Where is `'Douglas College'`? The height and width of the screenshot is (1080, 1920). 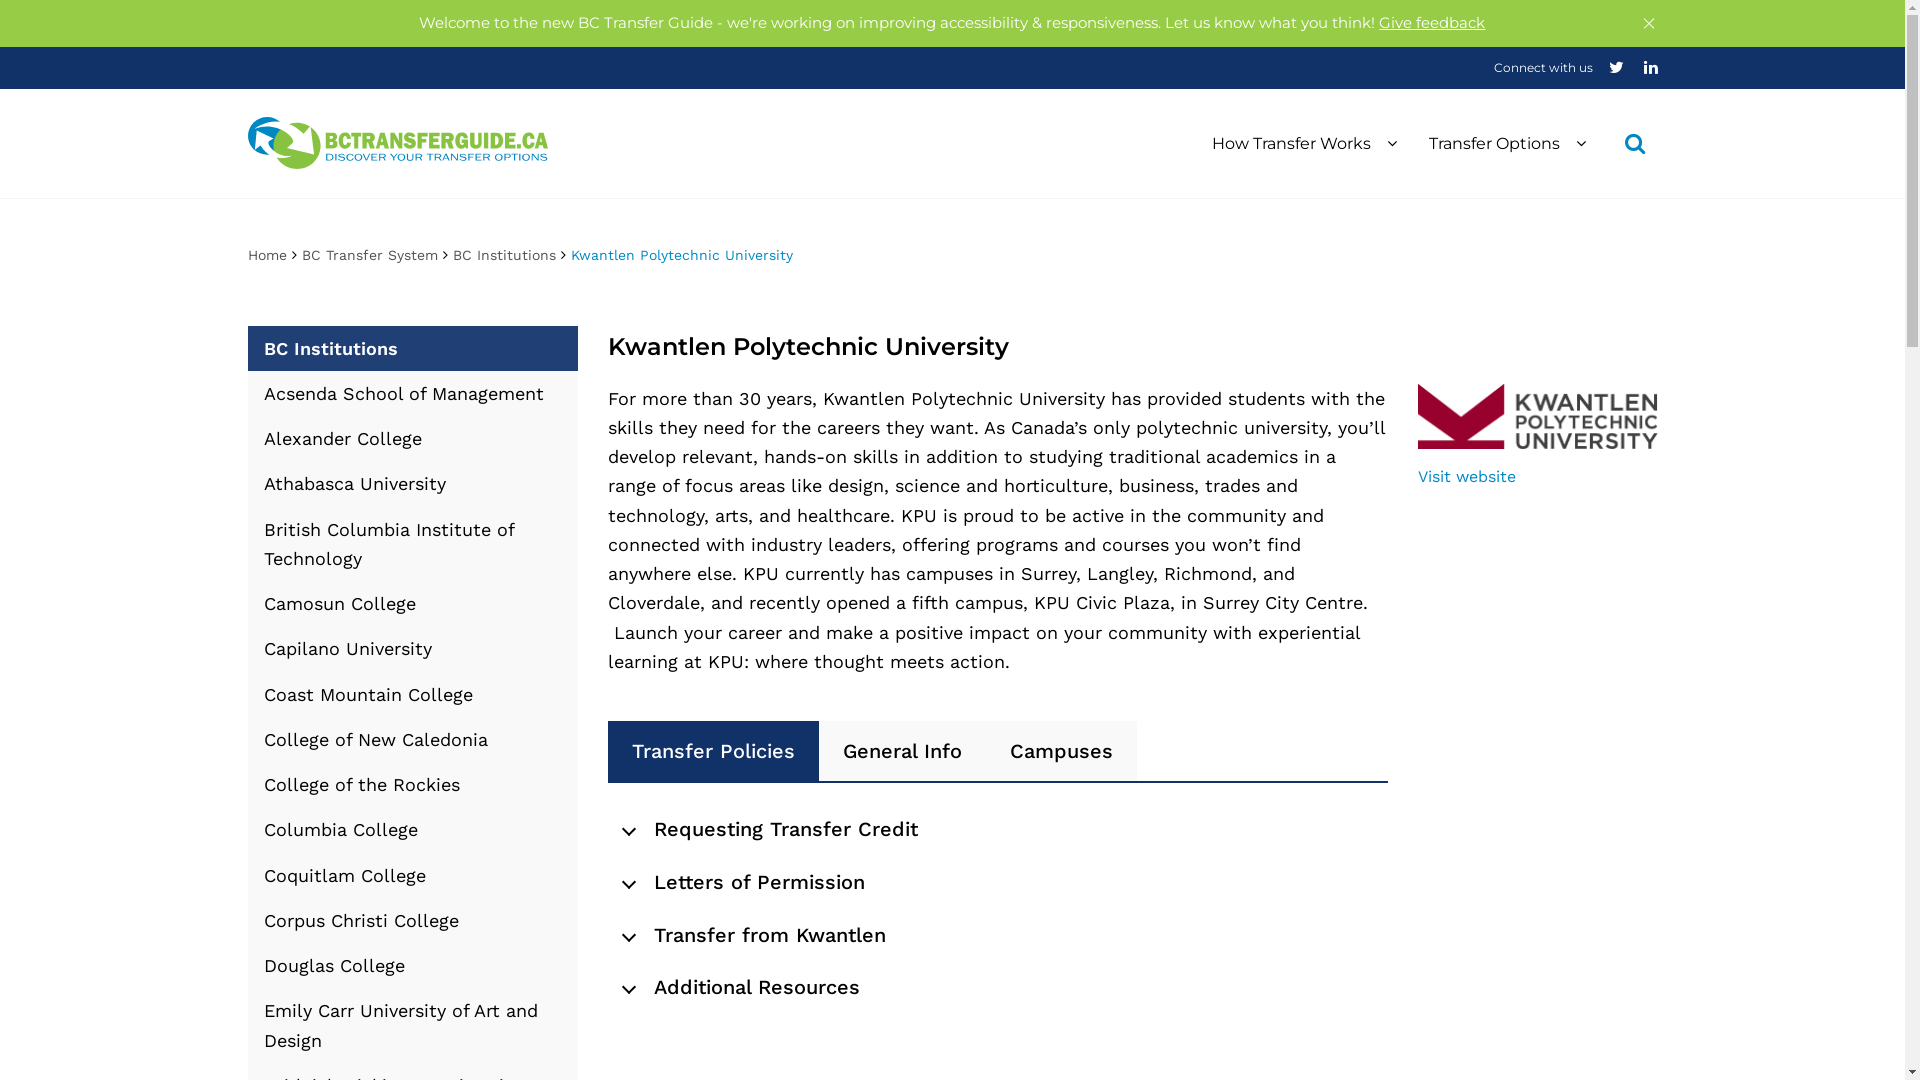 'Douglas College' is located at coordinates (411, 964).